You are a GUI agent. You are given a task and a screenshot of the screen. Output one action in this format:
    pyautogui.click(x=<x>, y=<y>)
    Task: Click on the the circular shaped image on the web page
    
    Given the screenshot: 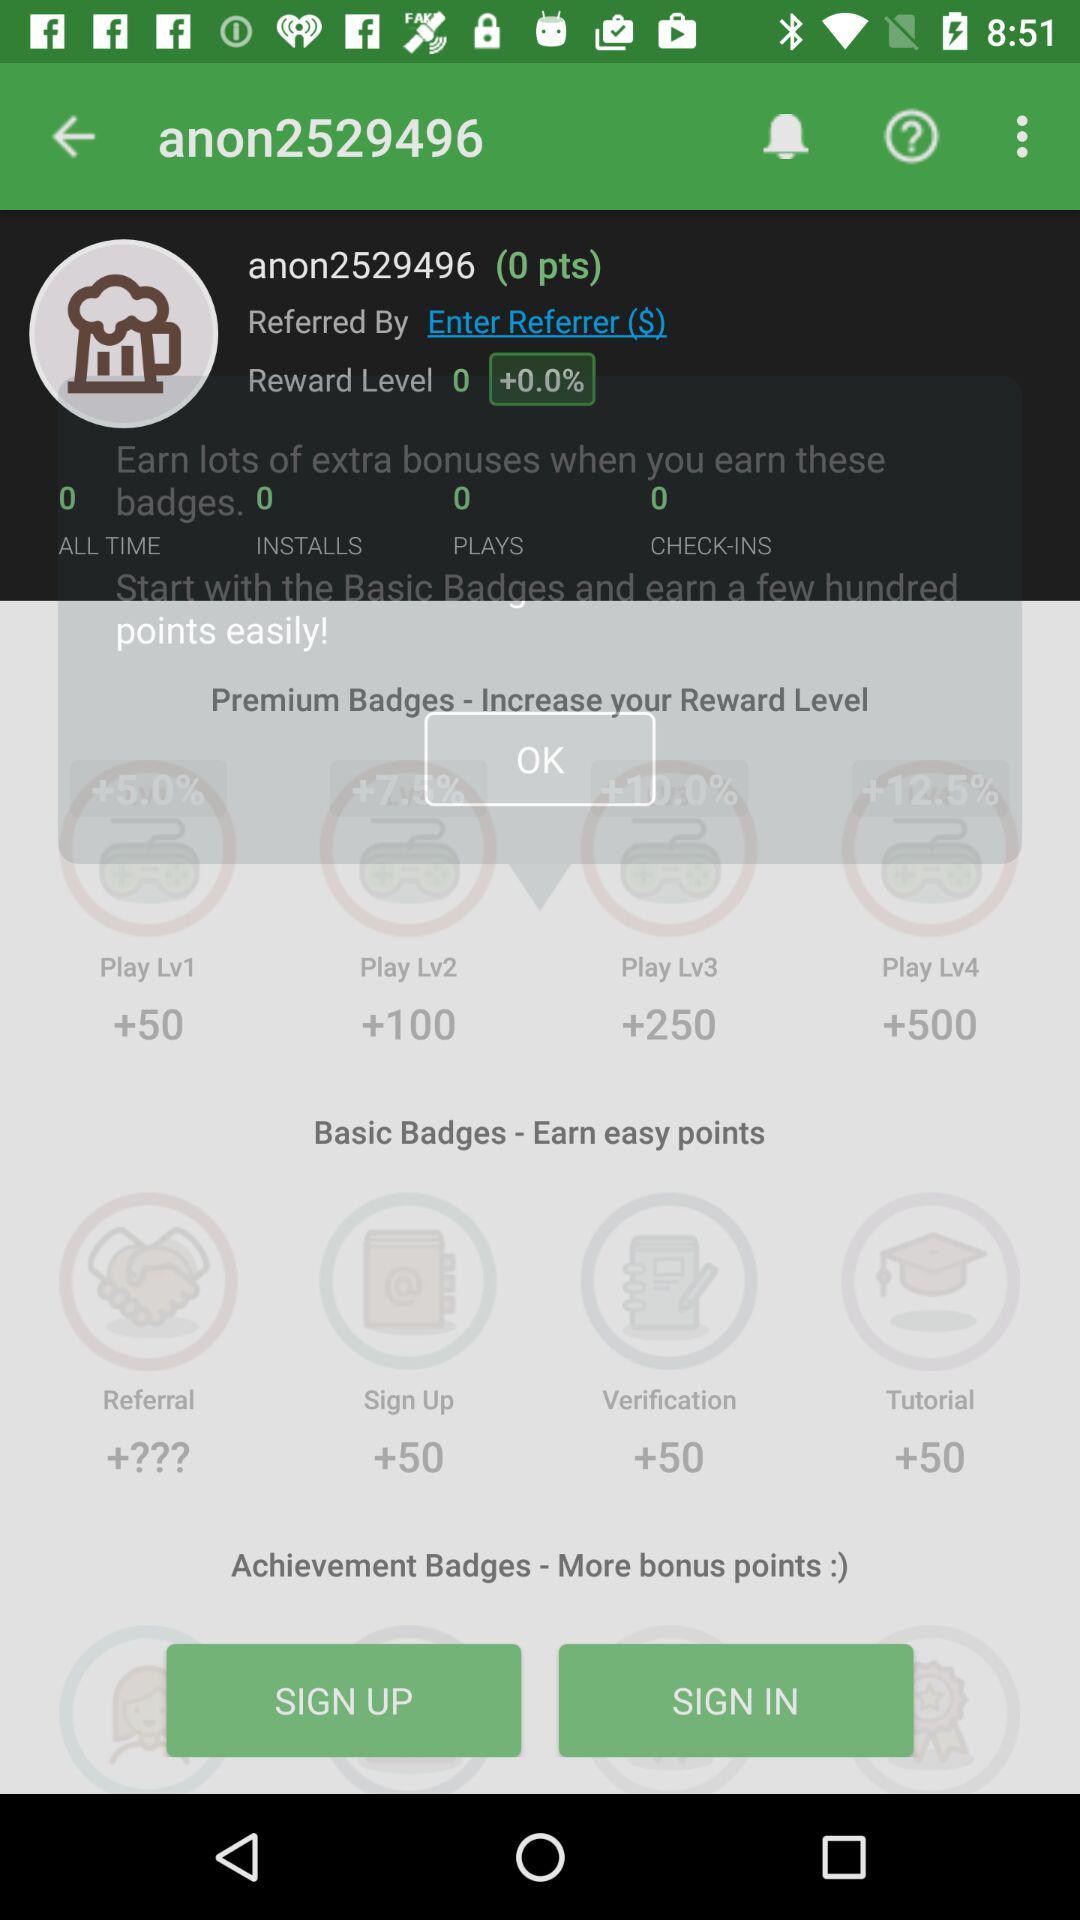 What is the action you would take?
    pyautogui.click(x=123, y=333)
    